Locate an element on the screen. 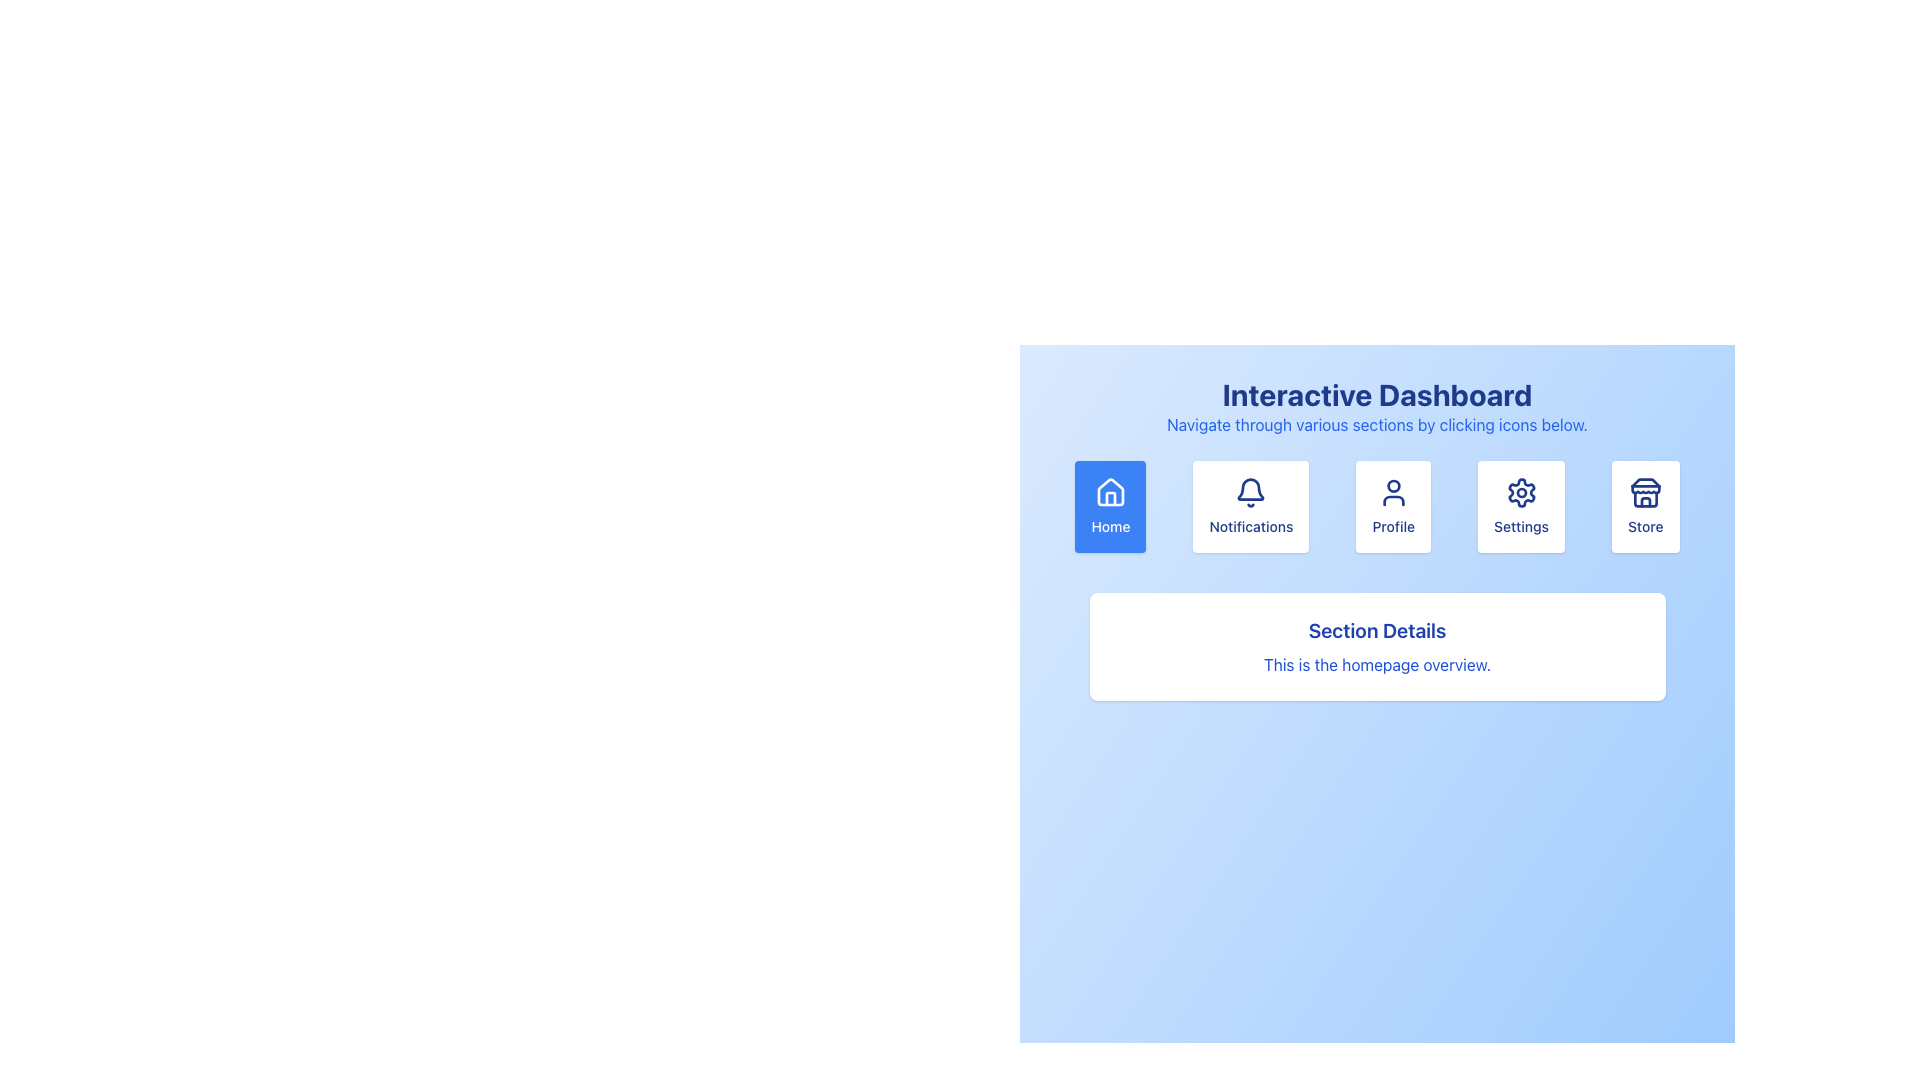 The width and height of the screenshot is (1920, 1080). the storefront icon within the button located at the far-right position of the row beneath 'Interactive Dashboard' is located at coordinates (1645, 493).